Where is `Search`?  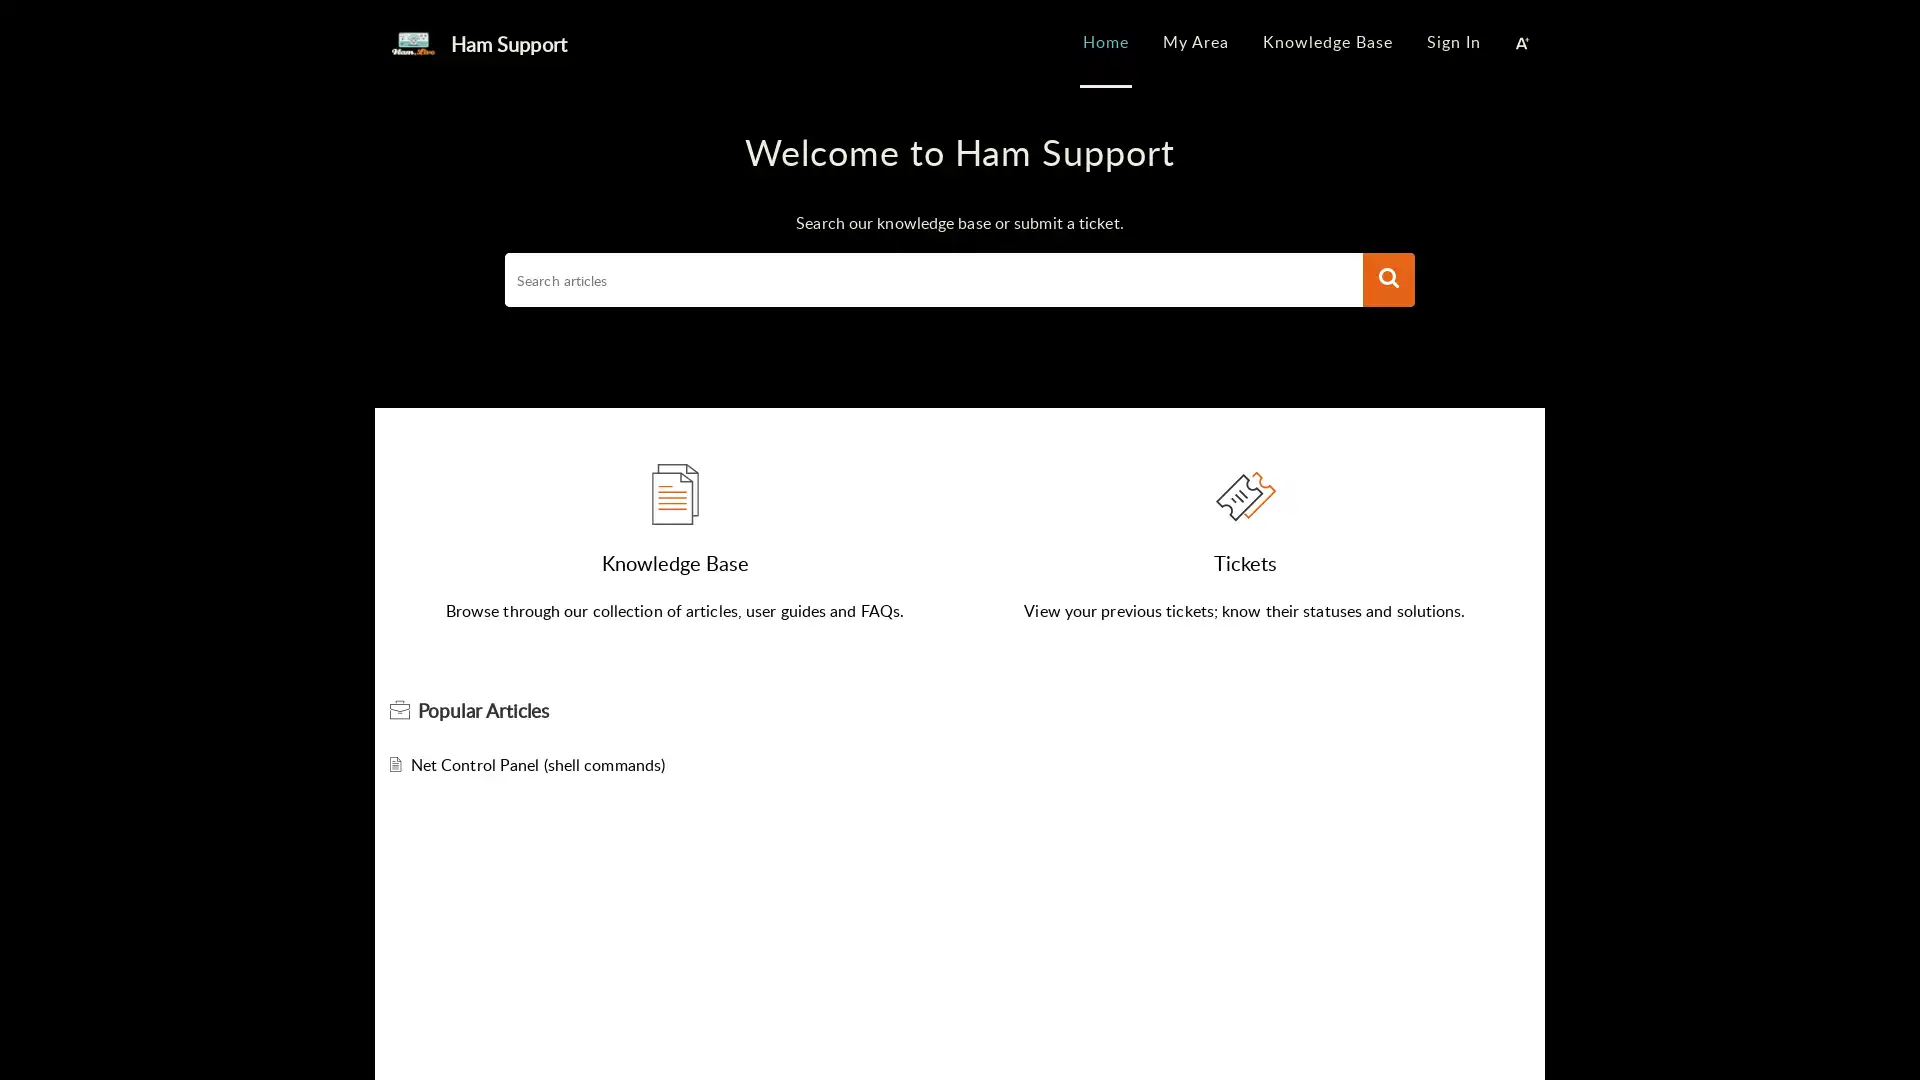 Search is located at coordinates (1387, 279).